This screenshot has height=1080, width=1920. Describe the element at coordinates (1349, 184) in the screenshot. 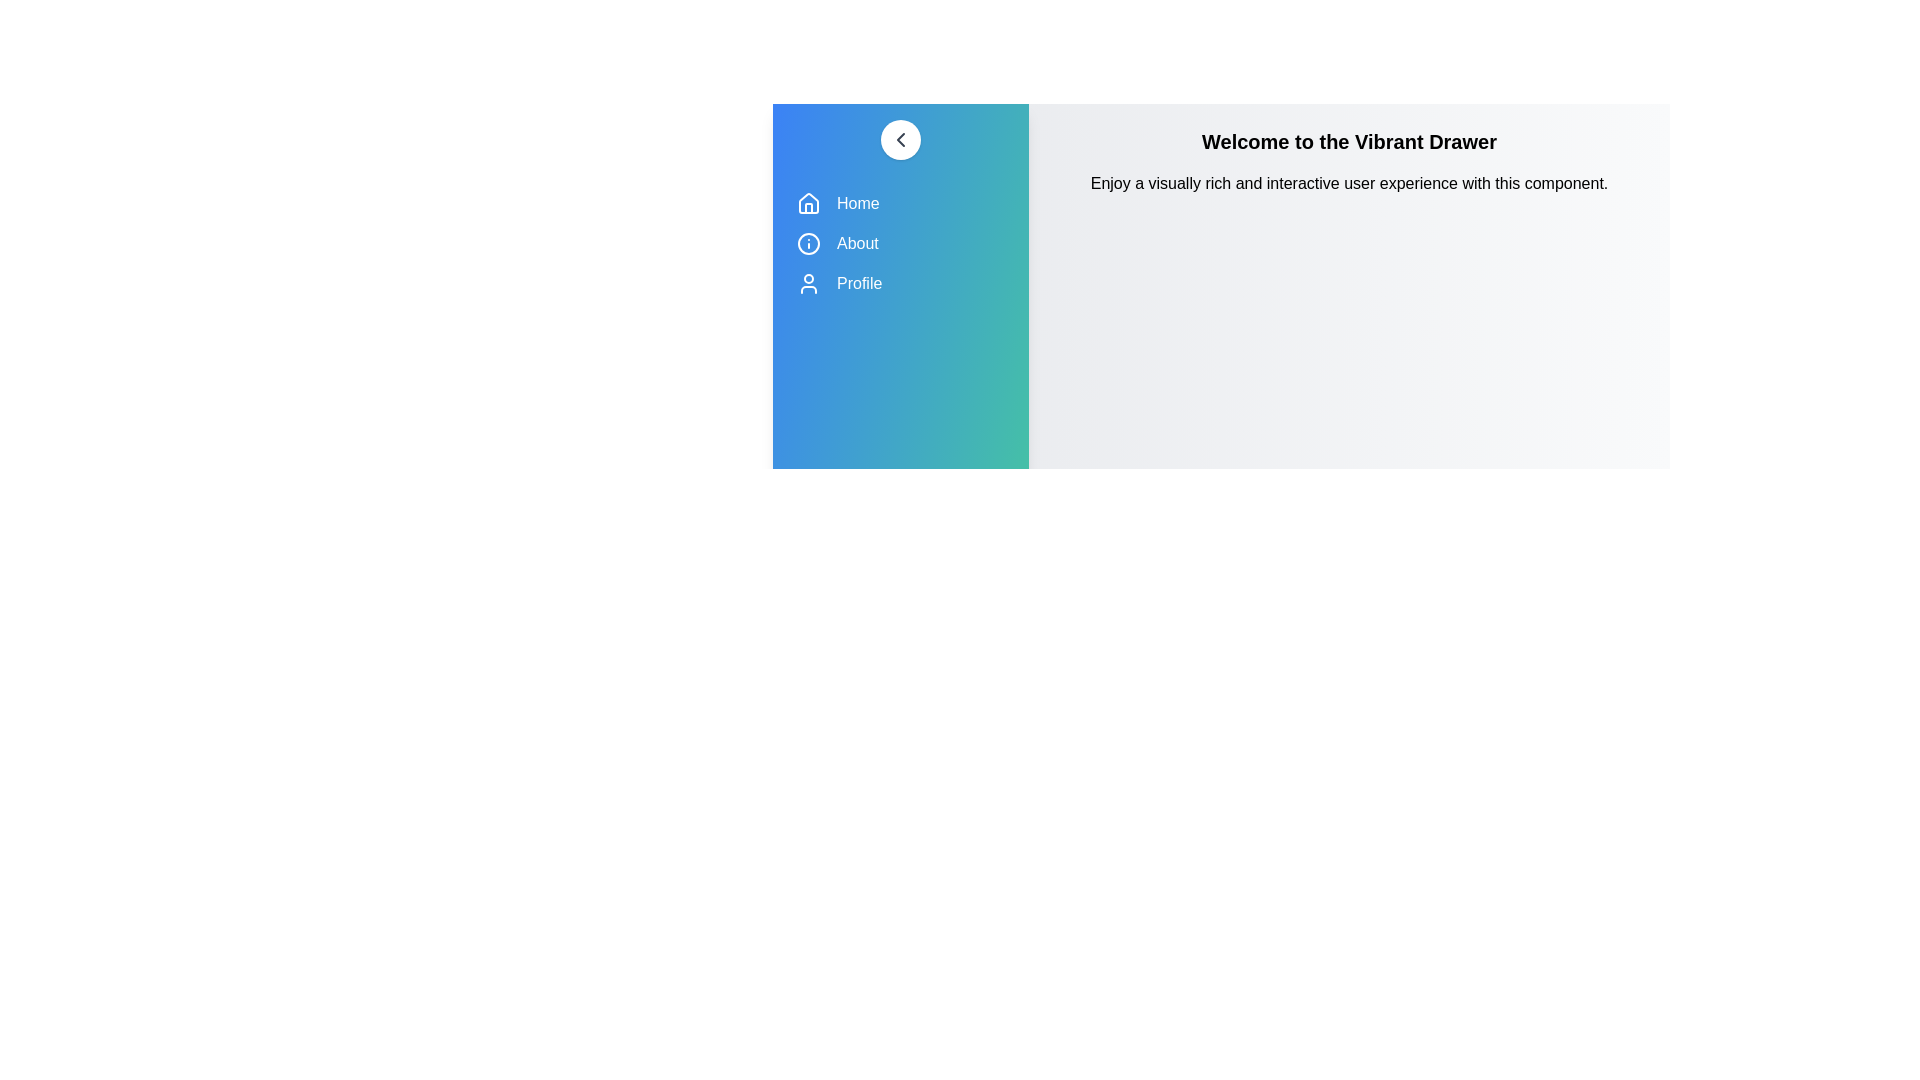

I see `the descriptive text in the VibrantDrawer component` at that location.